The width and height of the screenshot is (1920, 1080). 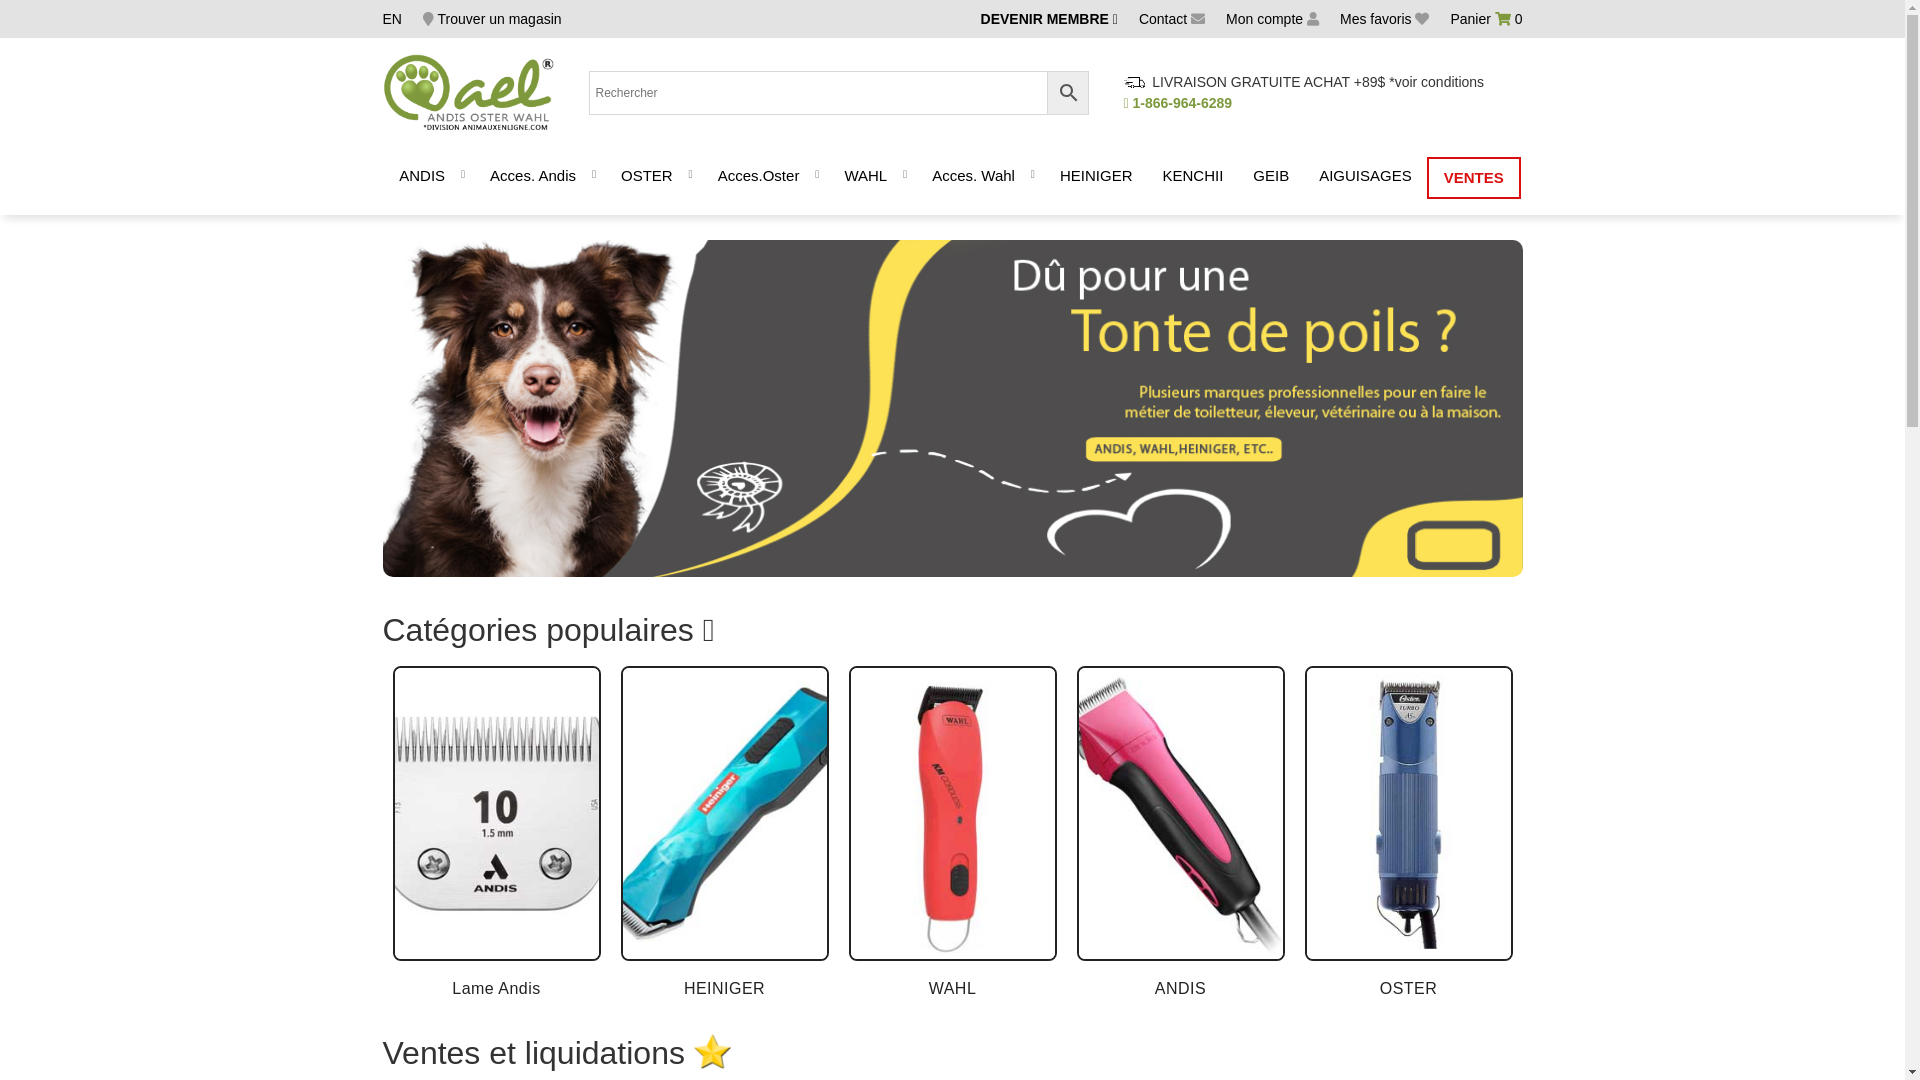 I want to click on 'OSTER', so click(x=1406, y=833).